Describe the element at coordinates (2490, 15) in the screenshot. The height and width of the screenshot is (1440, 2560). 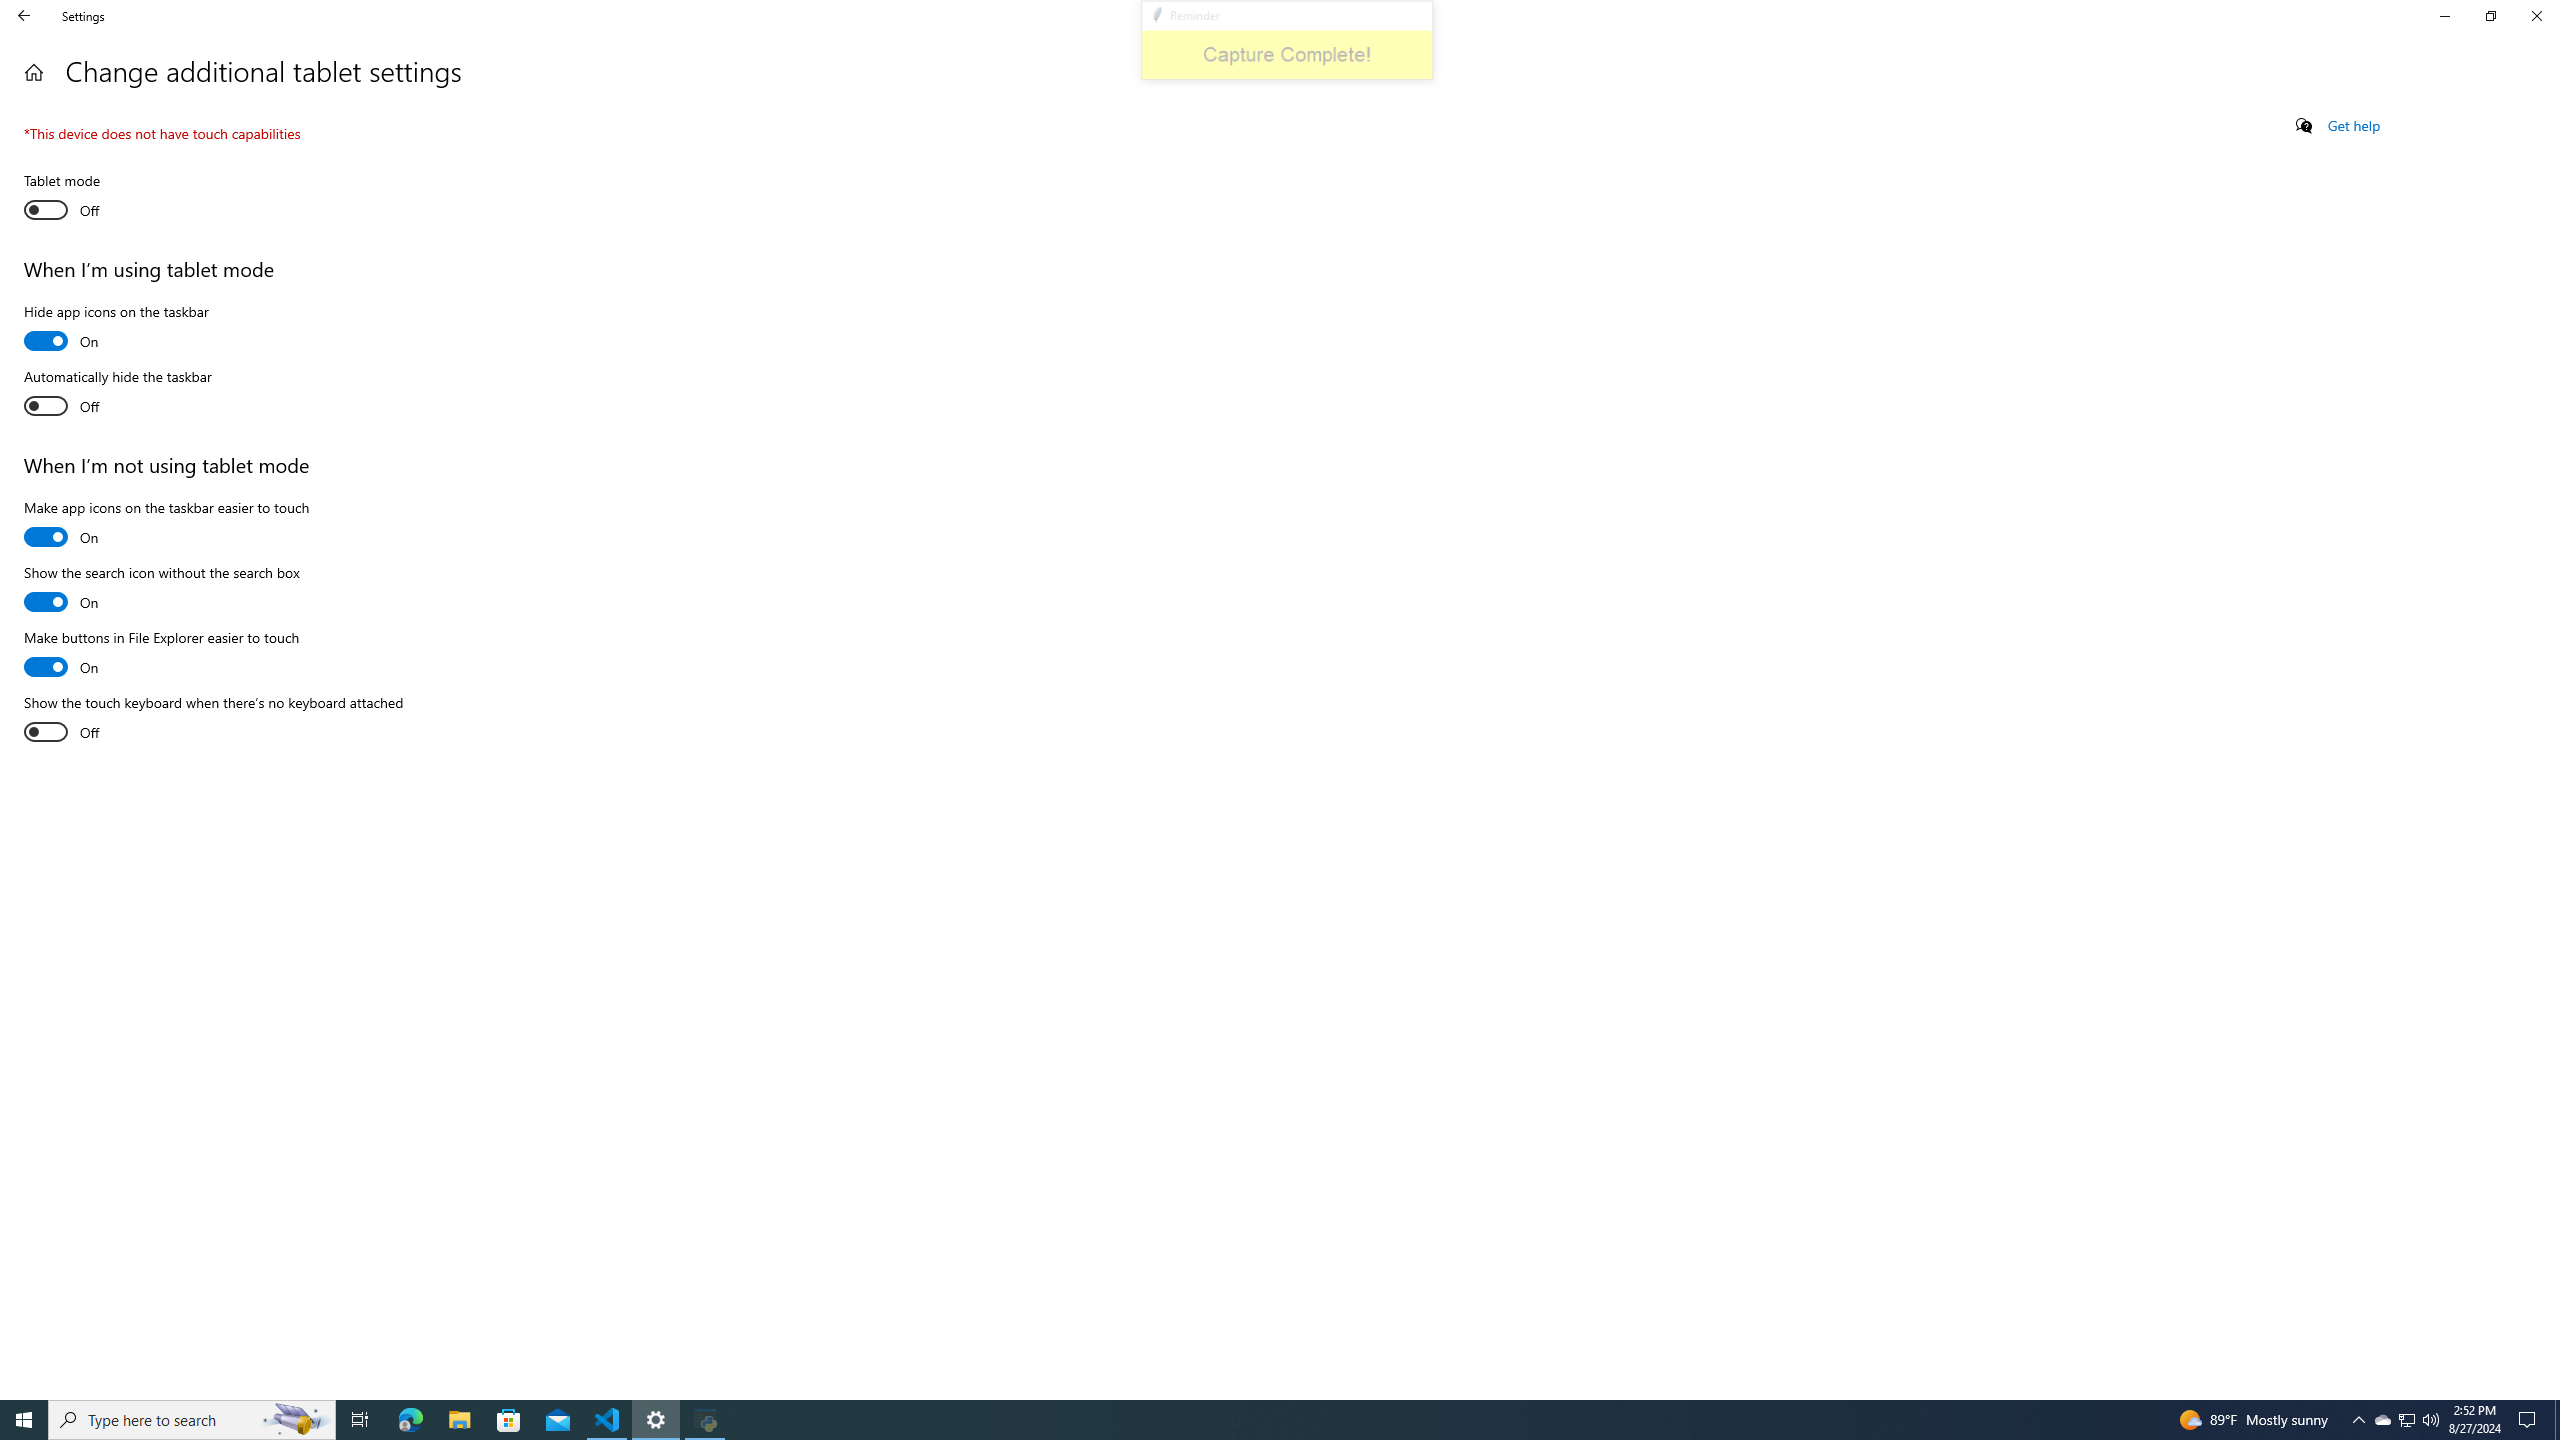
I see `'Restore Settings'` at that location.